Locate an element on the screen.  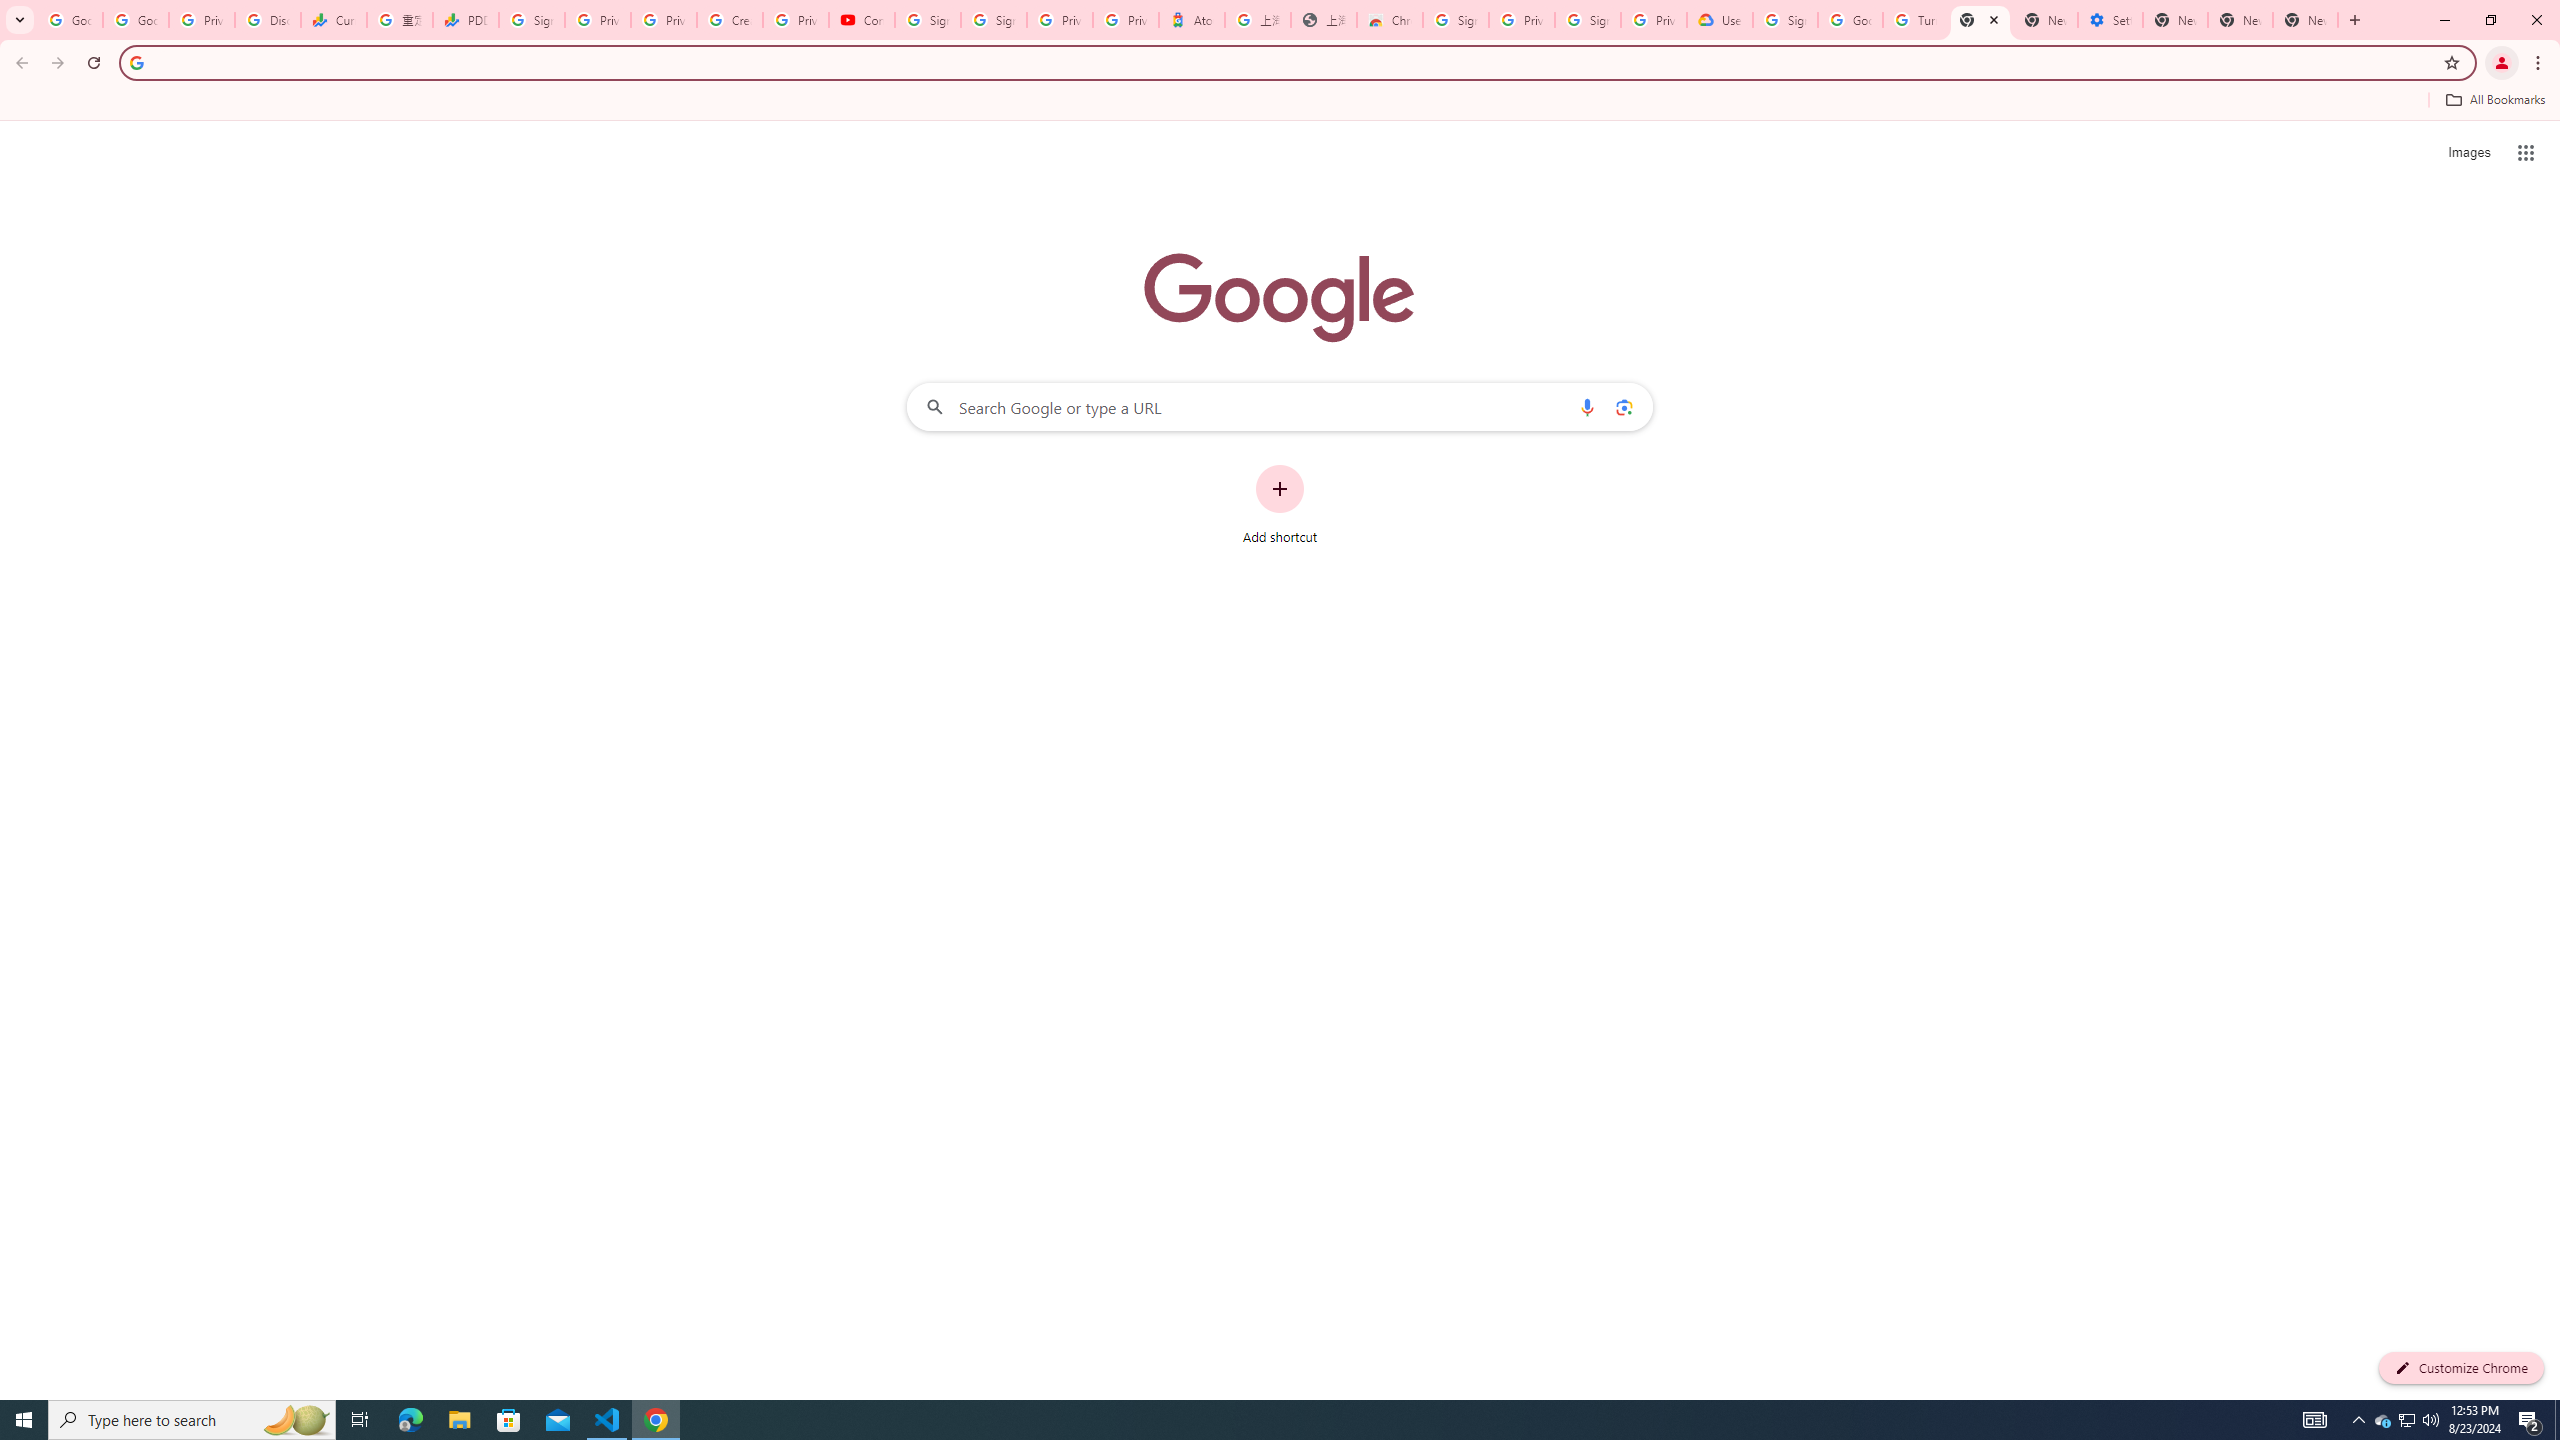
'Add shortcut' is located at coordinates (1280, 505).